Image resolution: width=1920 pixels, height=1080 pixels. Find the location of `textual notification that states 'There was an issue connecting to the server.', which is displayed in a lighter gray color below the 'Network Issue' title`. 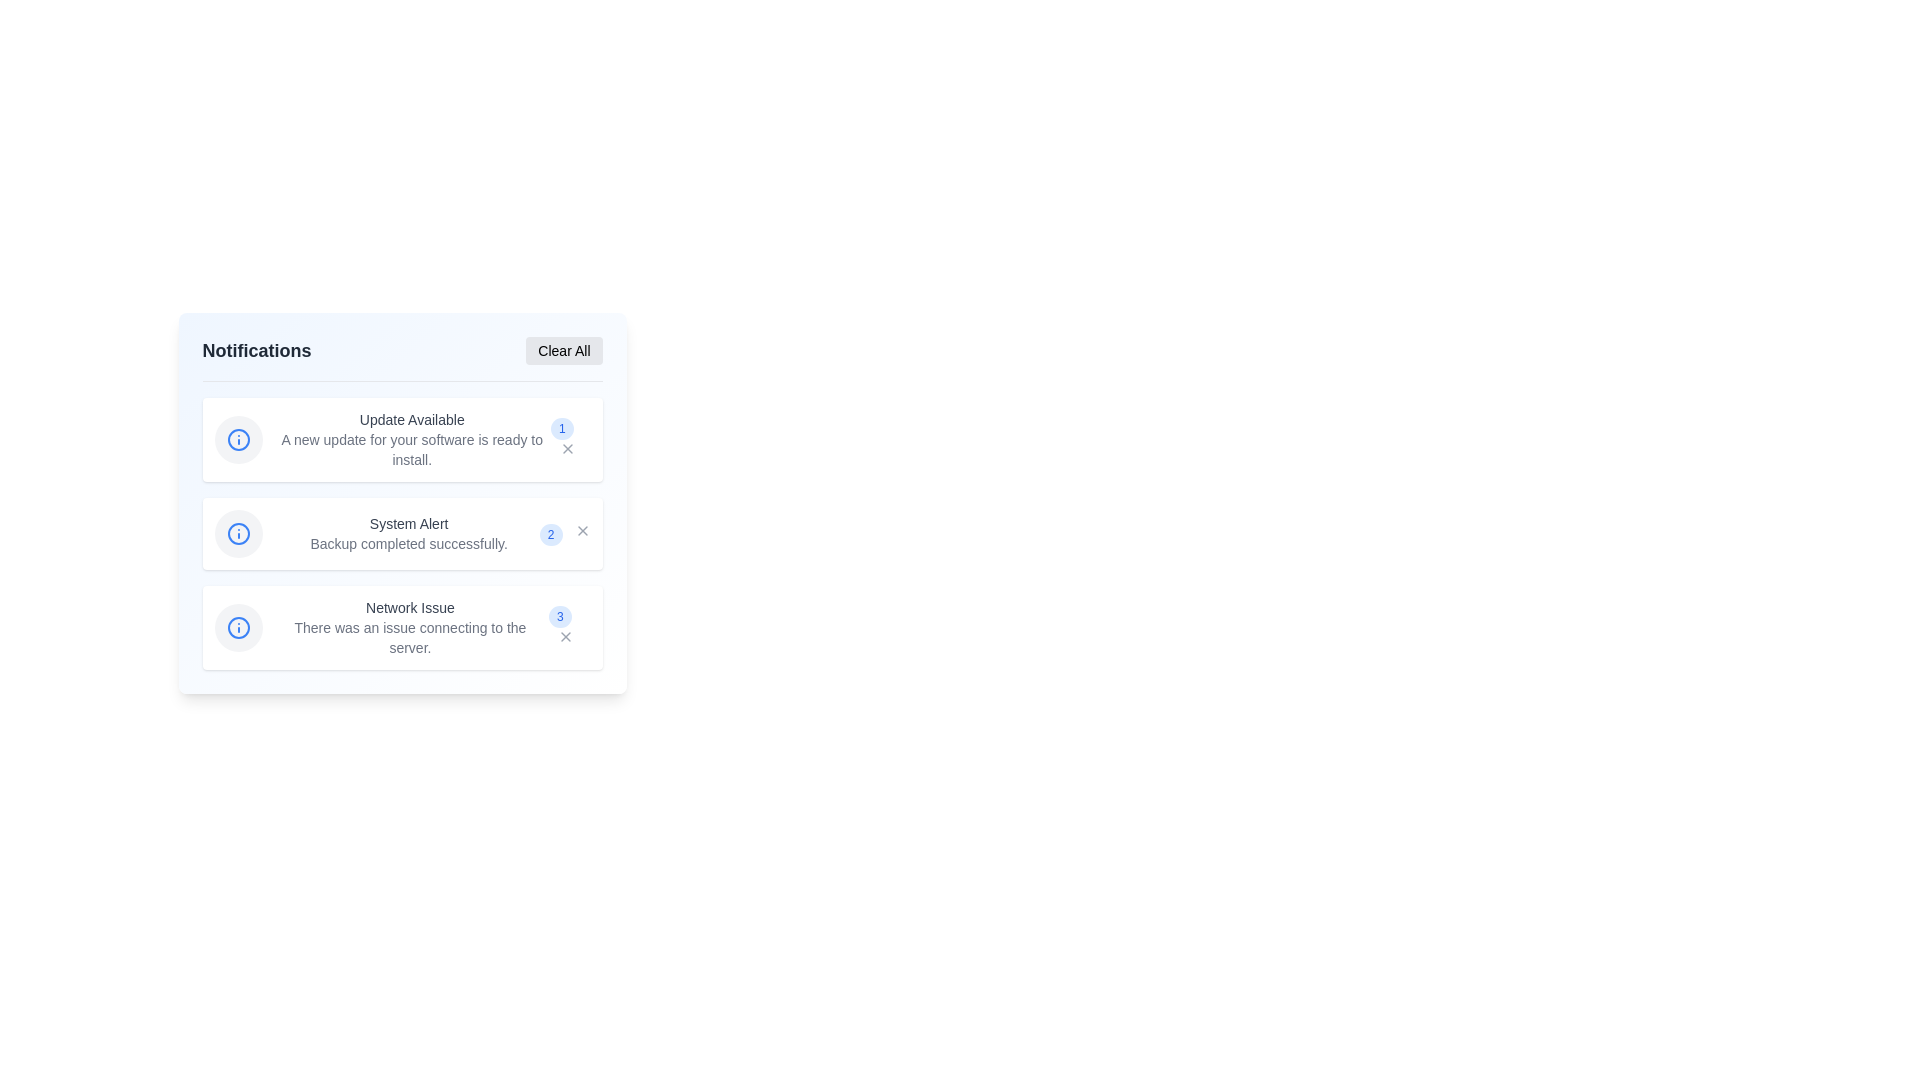

textual notification that states 'There was an issue connecting to the server.', which is displayed in a lighter gray color below the 'Network Issue' title is located at coordinates (409, 637).